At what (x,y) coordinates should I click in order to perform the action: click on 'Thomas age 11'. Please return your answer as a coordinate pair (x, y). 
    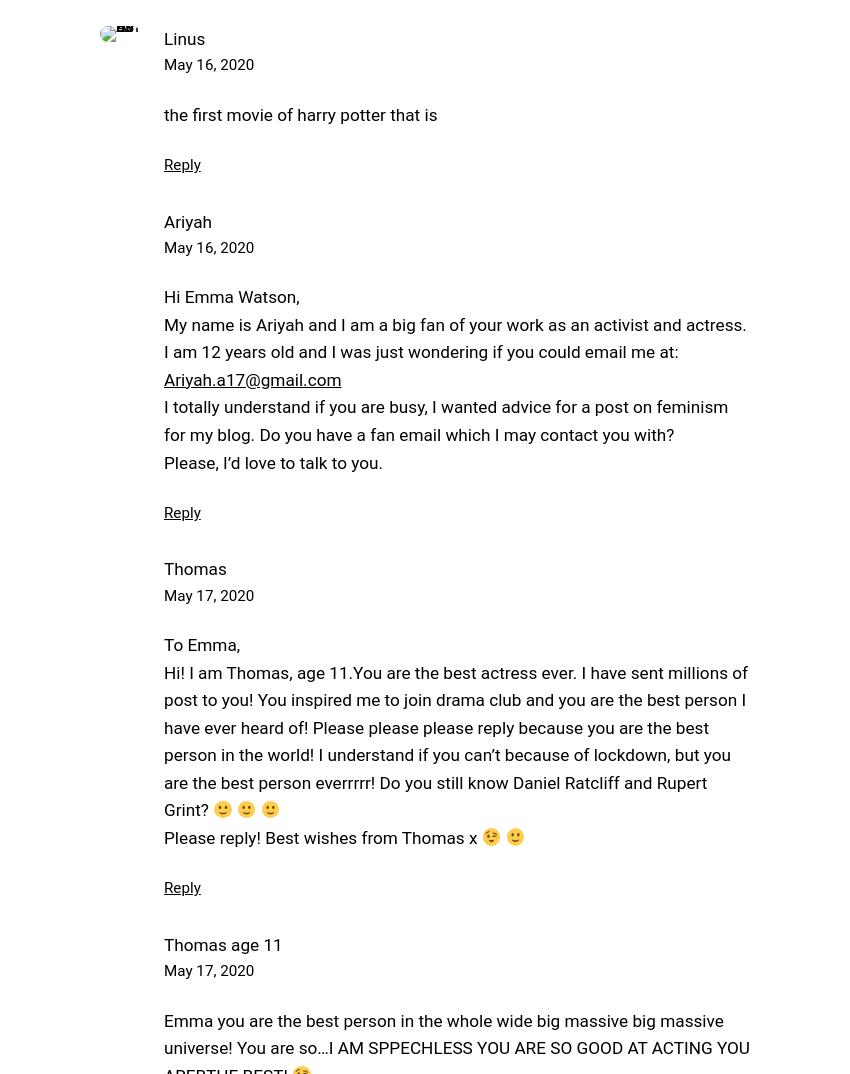
    Looking at the image, I should click on (223, 944).